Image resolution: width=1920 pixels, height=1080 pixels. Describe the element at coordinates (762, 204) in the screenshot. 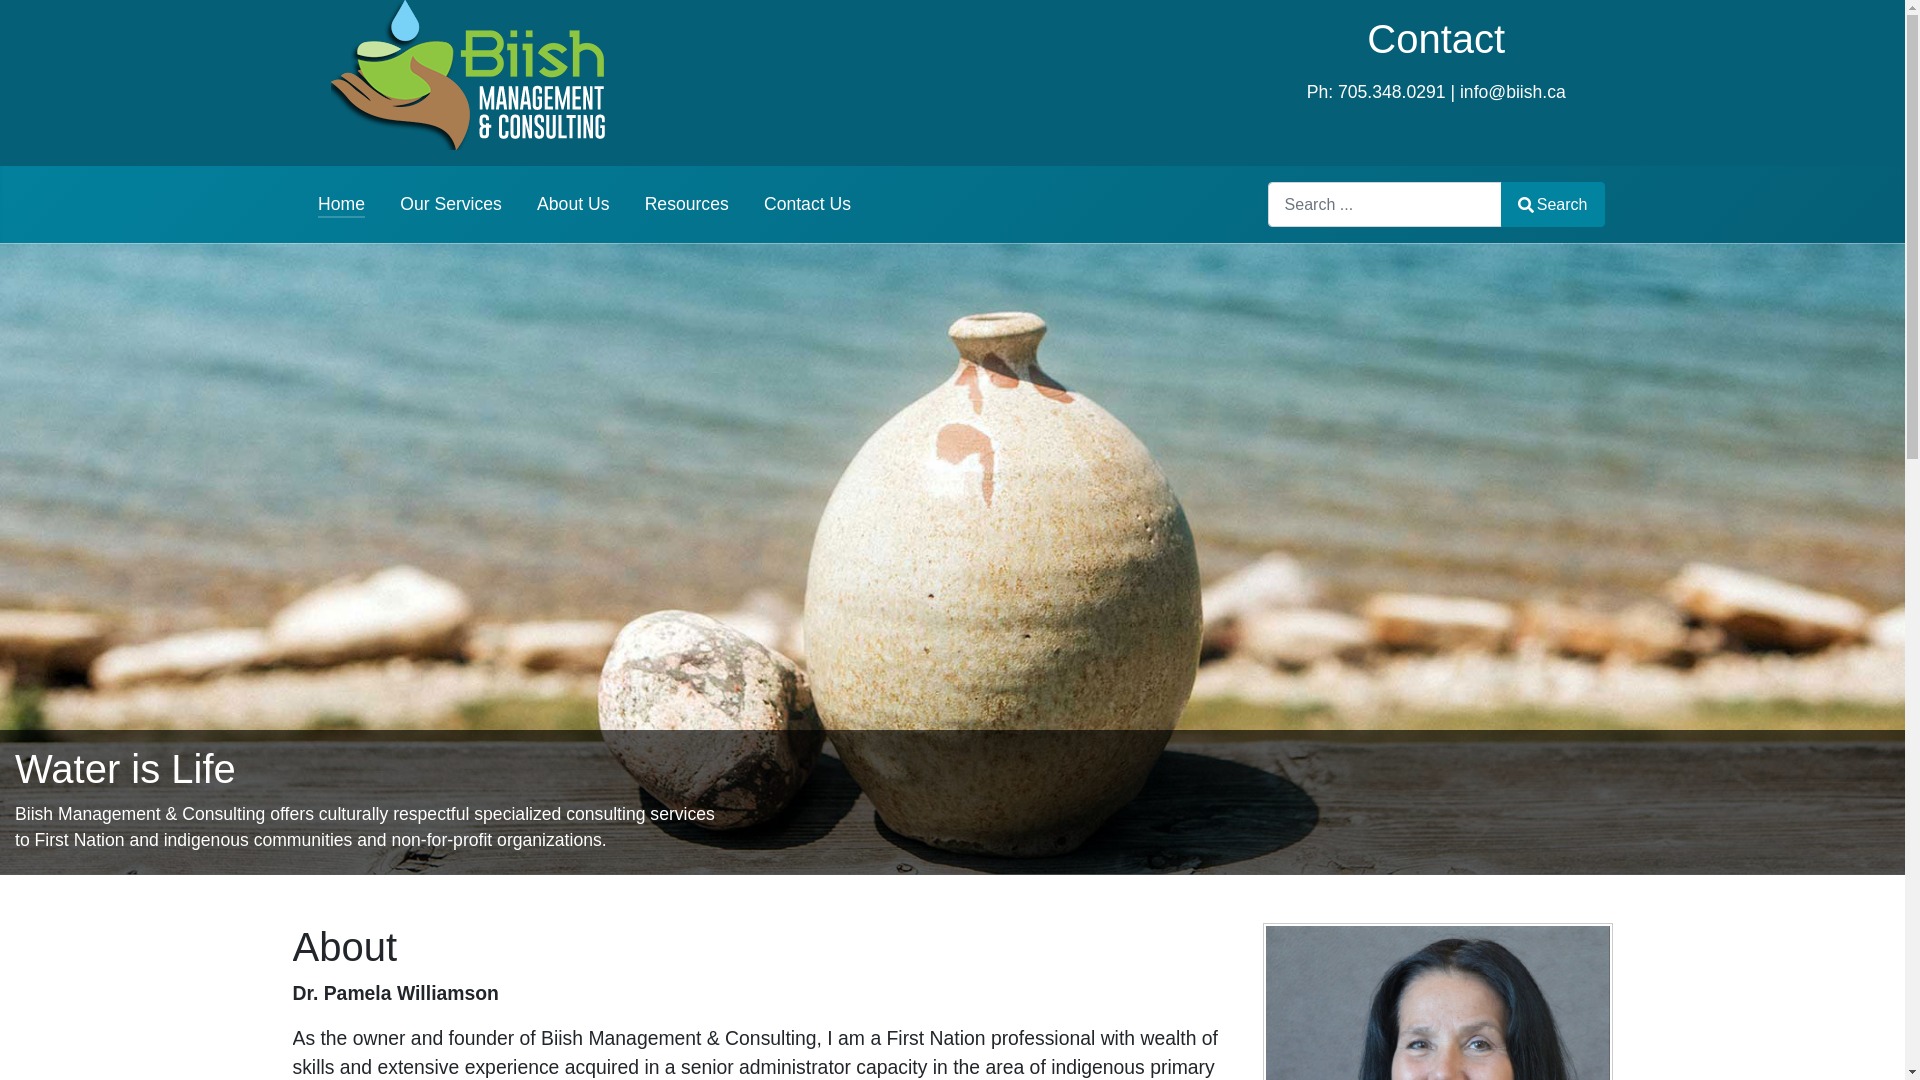

I see `'Contact Us'` at that location.